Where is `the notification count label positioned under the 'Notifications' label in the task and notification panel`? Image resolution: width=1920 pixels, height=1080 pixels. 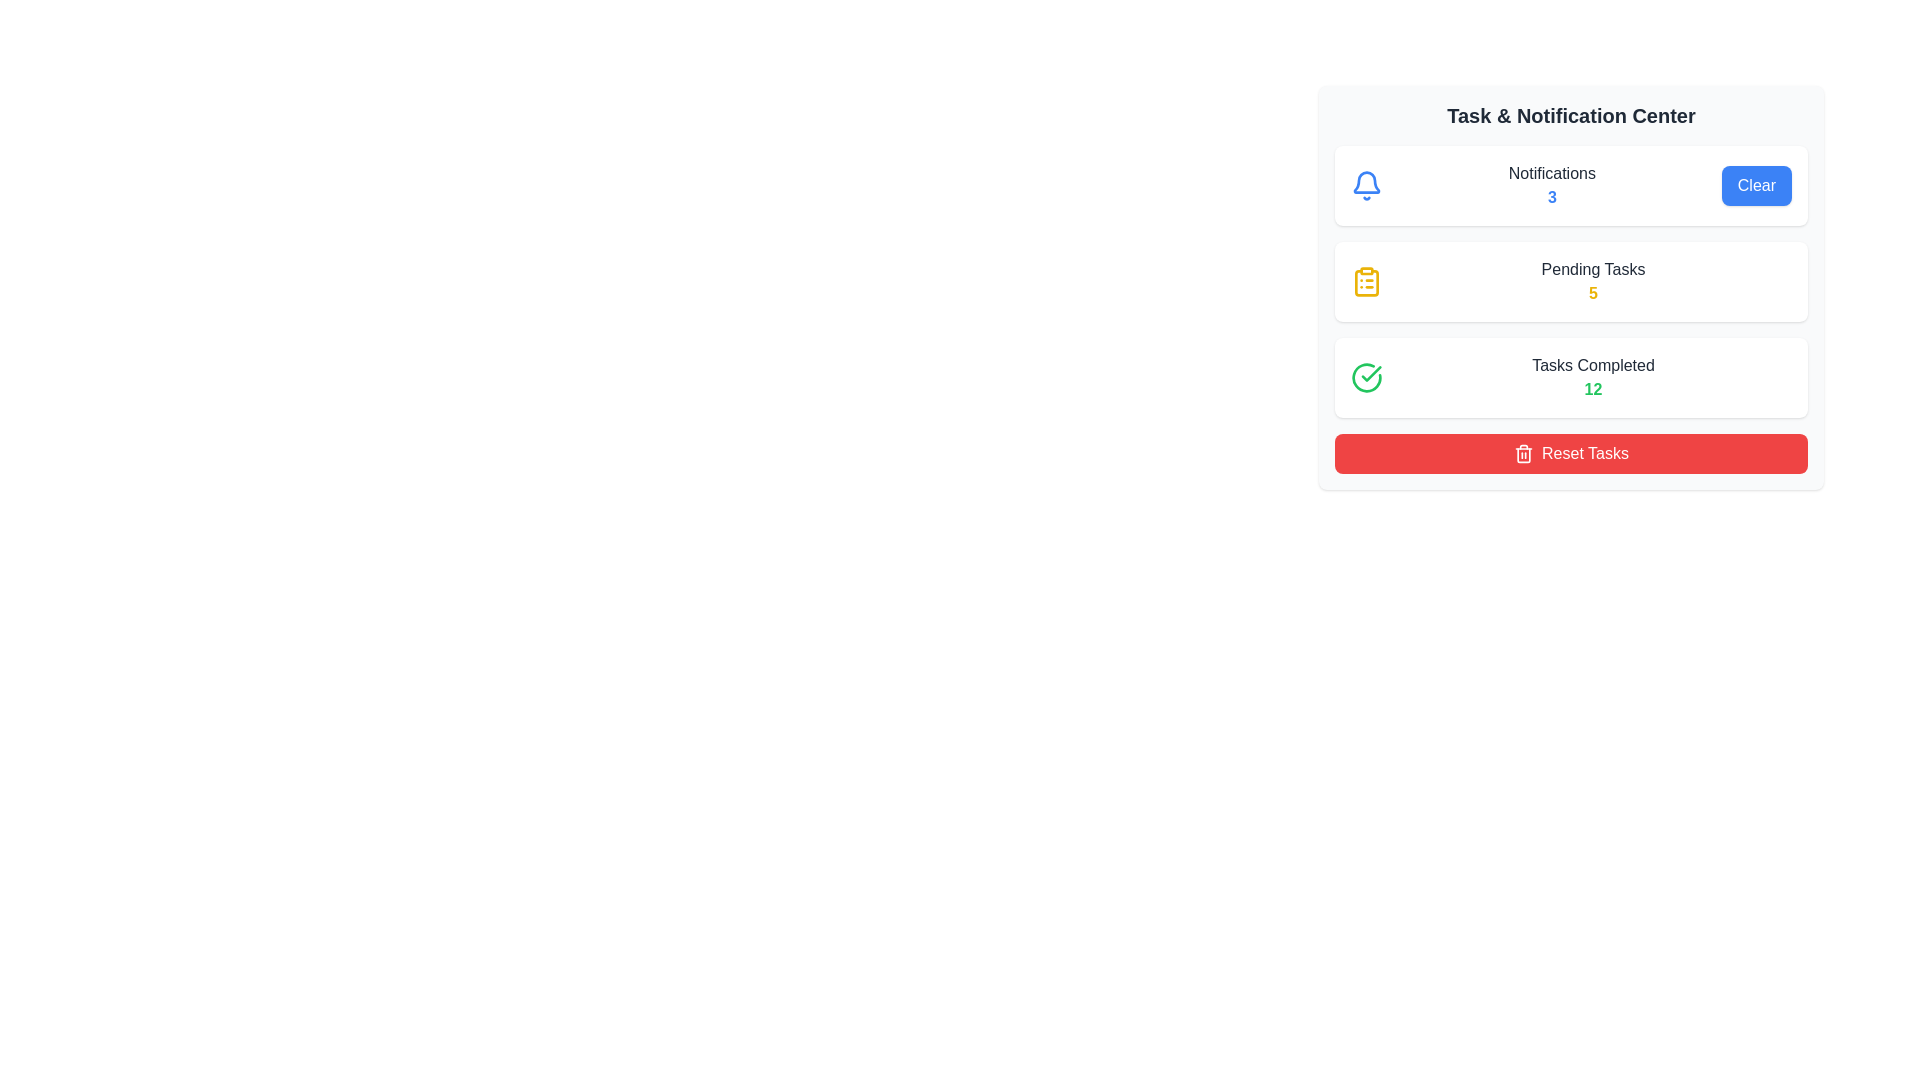 the notification count label positioned under the 'Notifications' label in the task and notification panel is located at coordinates (1551, 197).